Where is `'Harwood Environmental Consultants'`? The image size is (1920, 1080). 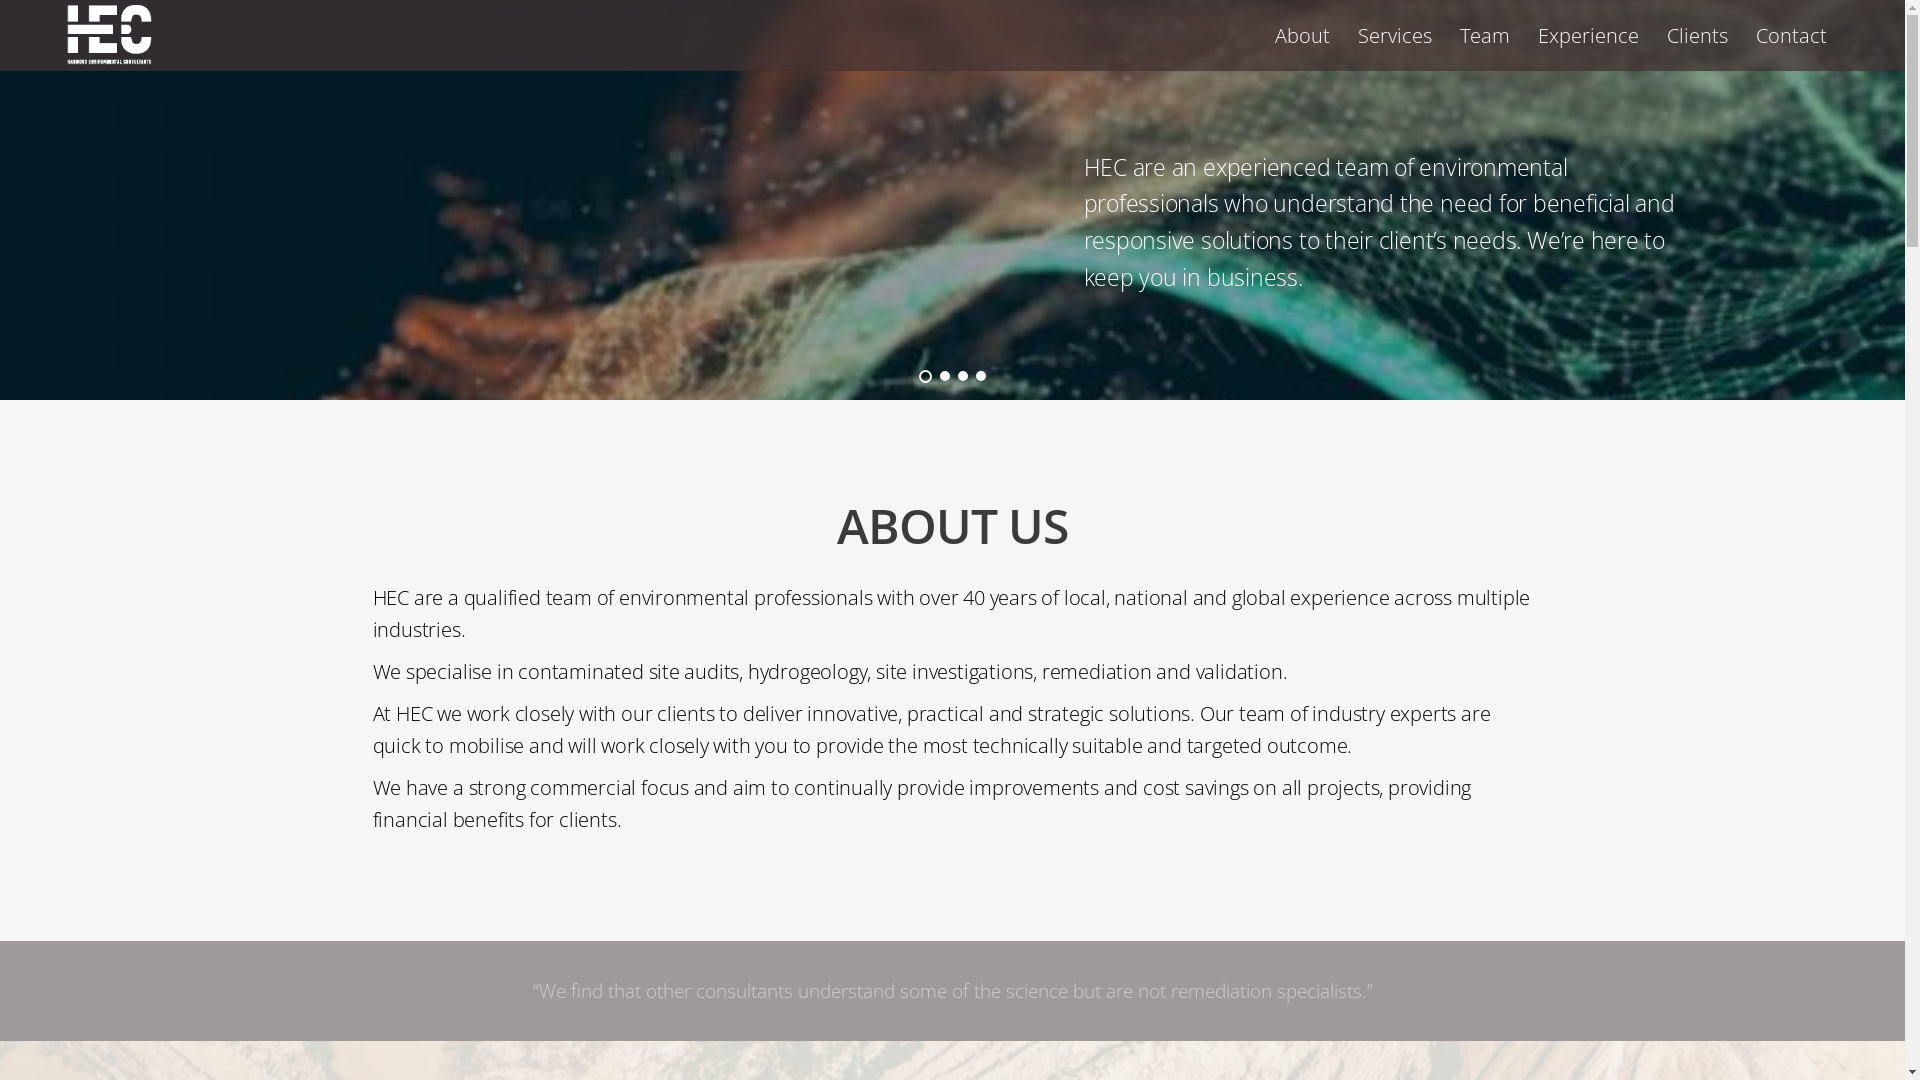 'Harwood Environmental Consultants' is located at coordinates (66, 52).